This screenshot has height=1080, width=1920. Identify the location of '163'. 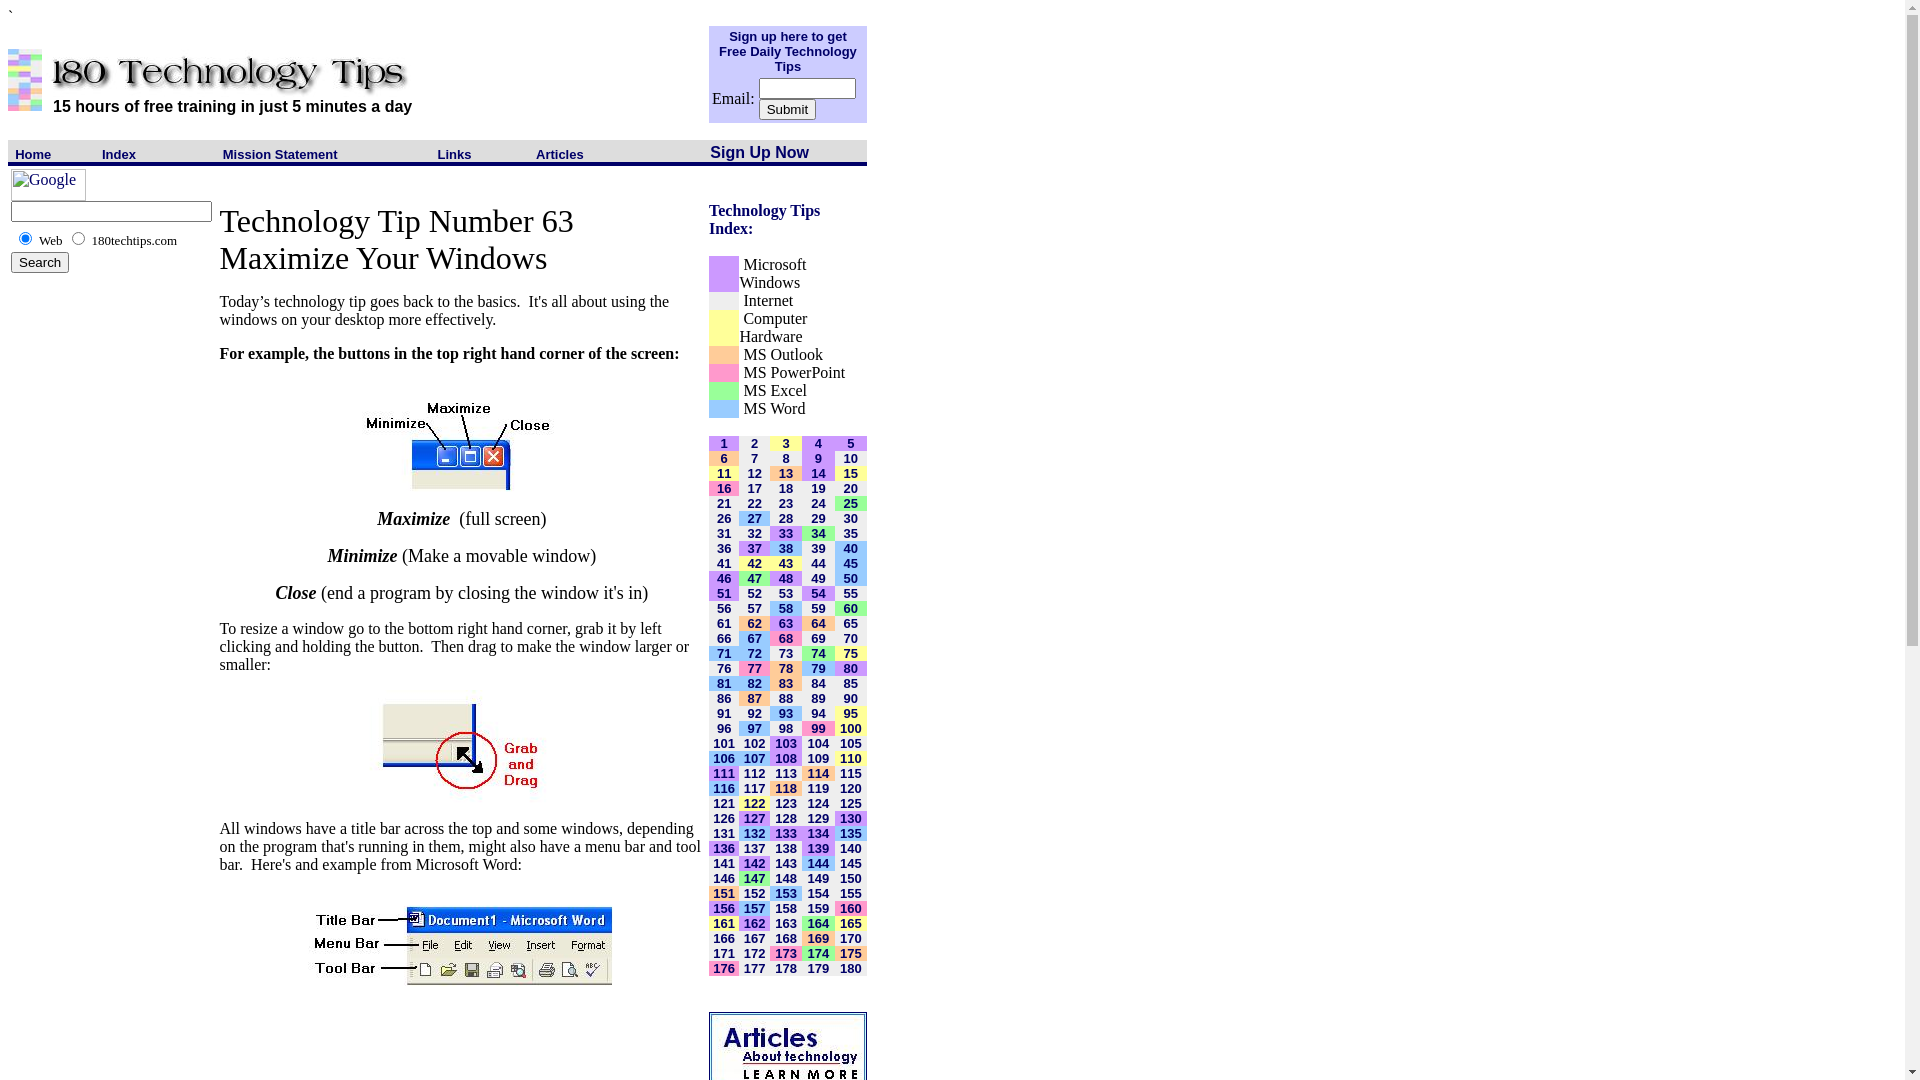
(773, 922).